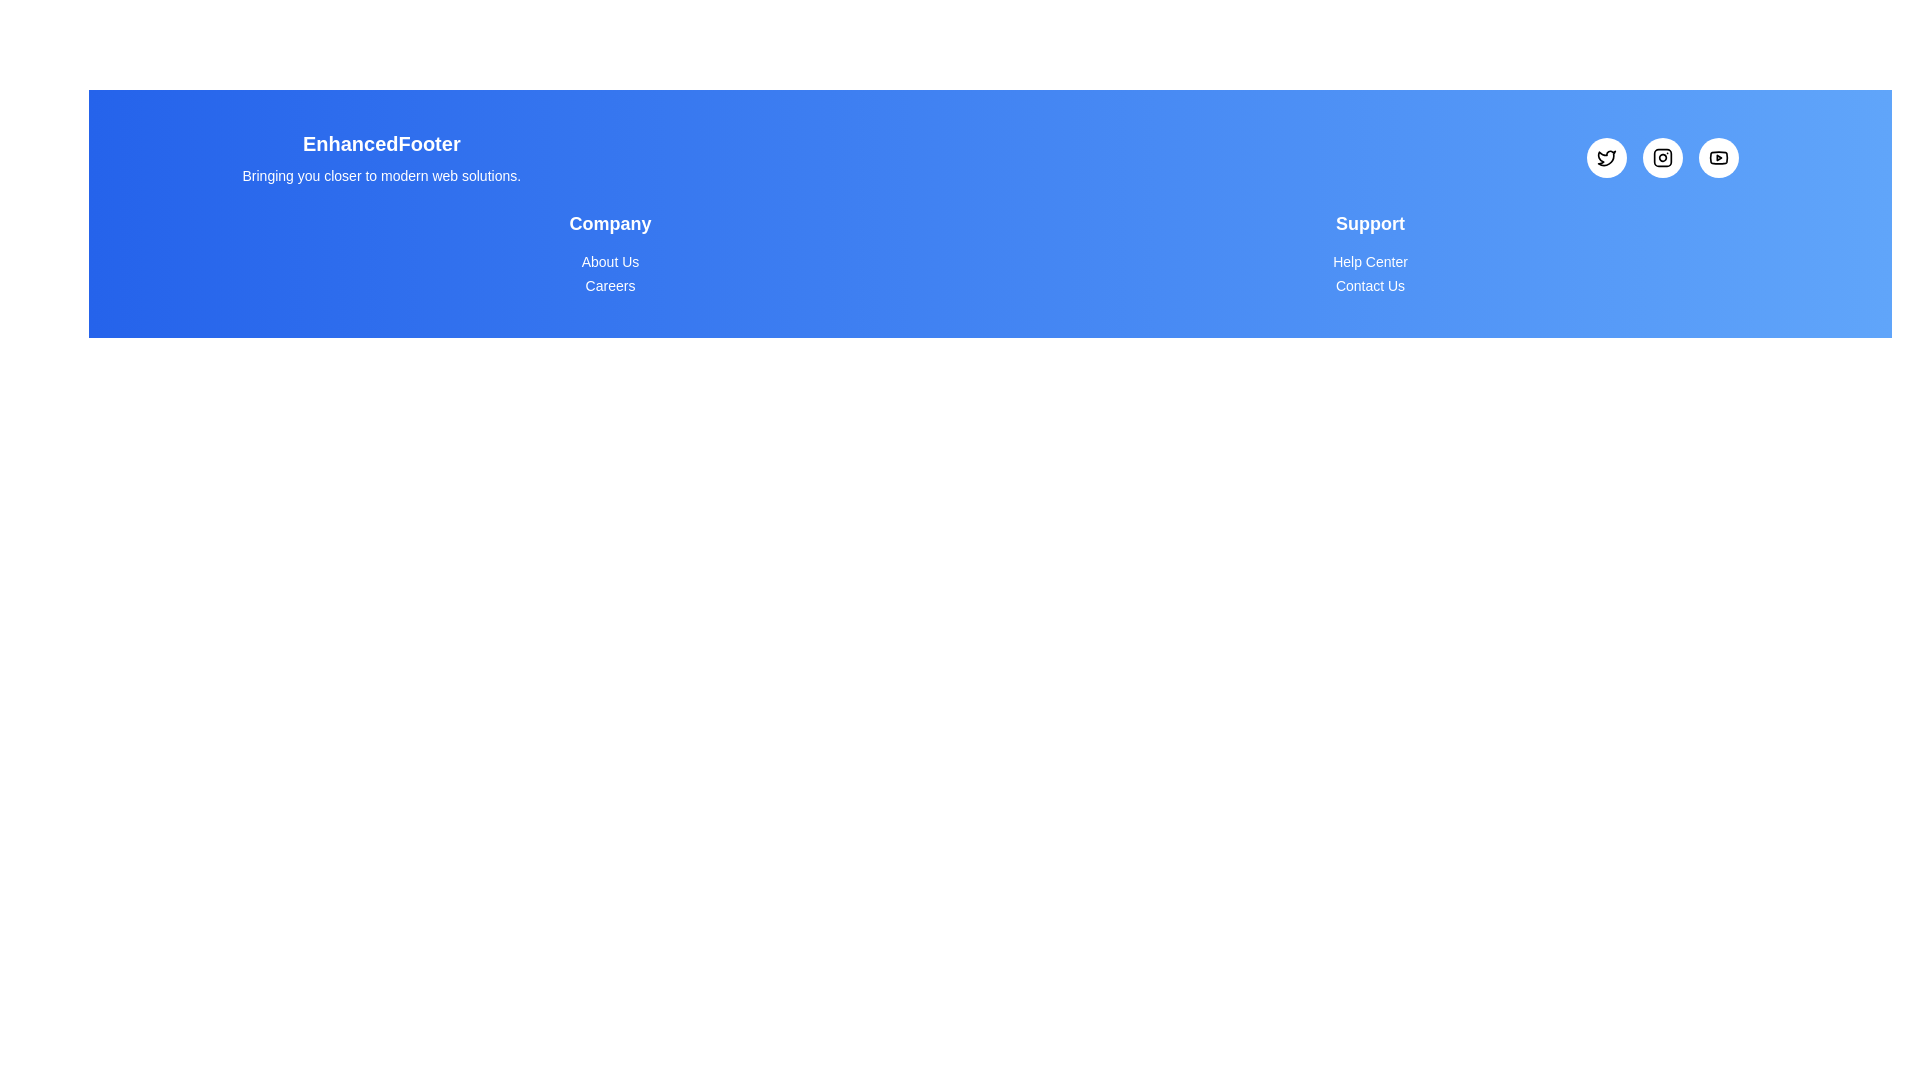  Describe the element at coordinates (1606, 157) in the screenshot. I see `the first circular button in the blue footer section that directs users to a Twitter page to trigger visual feedback` at that location.